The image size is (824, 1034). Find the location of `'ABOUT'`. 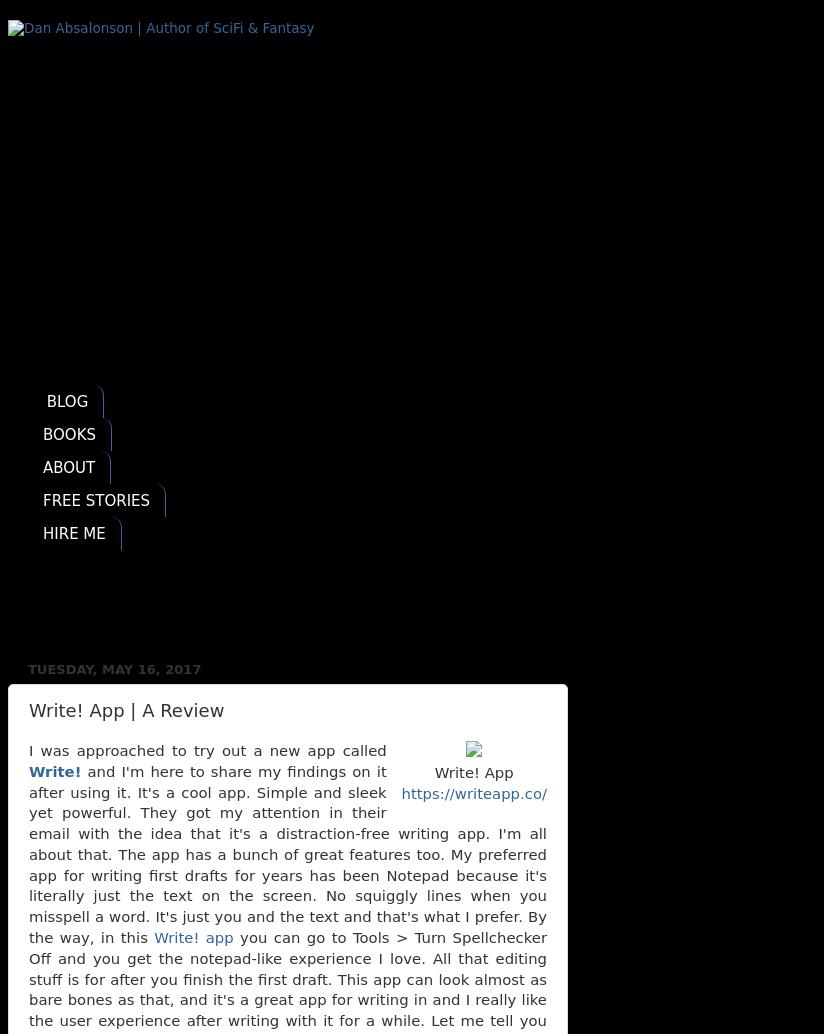

'ABOUT' is located at coordinates (43, 465).